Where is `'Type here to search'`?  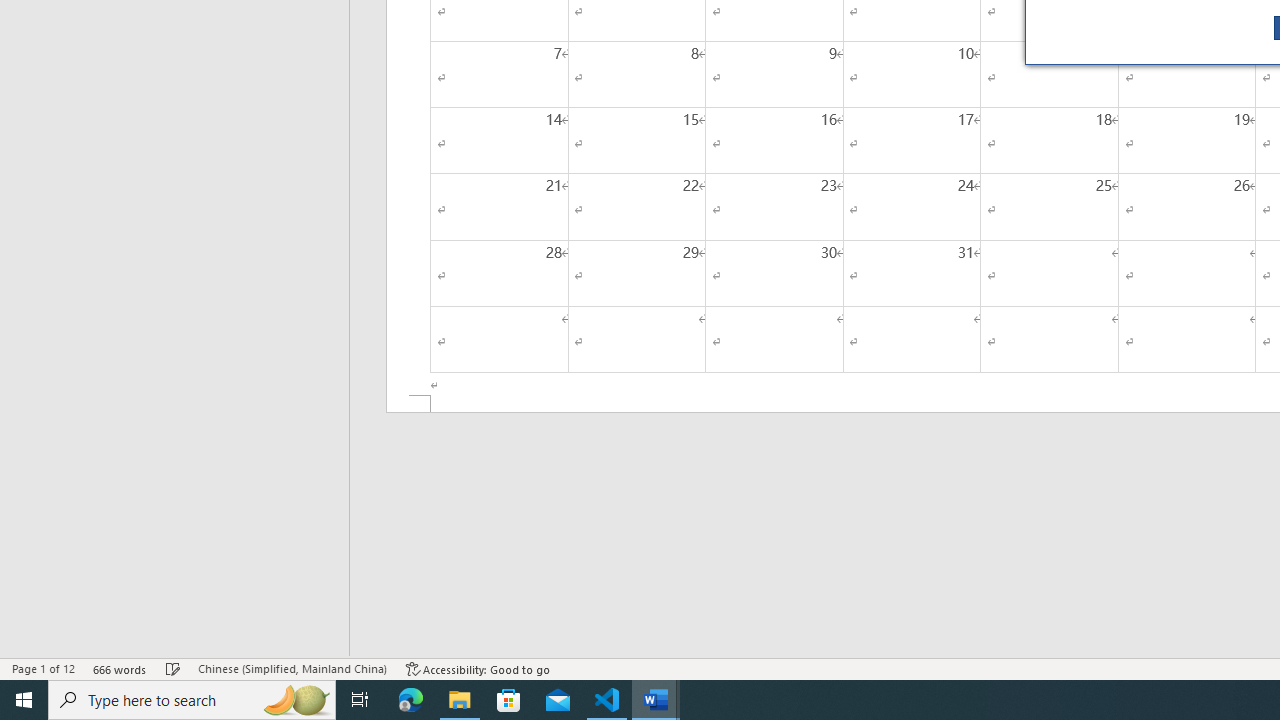 'Type here to search' is located at coordinates (192, 698).